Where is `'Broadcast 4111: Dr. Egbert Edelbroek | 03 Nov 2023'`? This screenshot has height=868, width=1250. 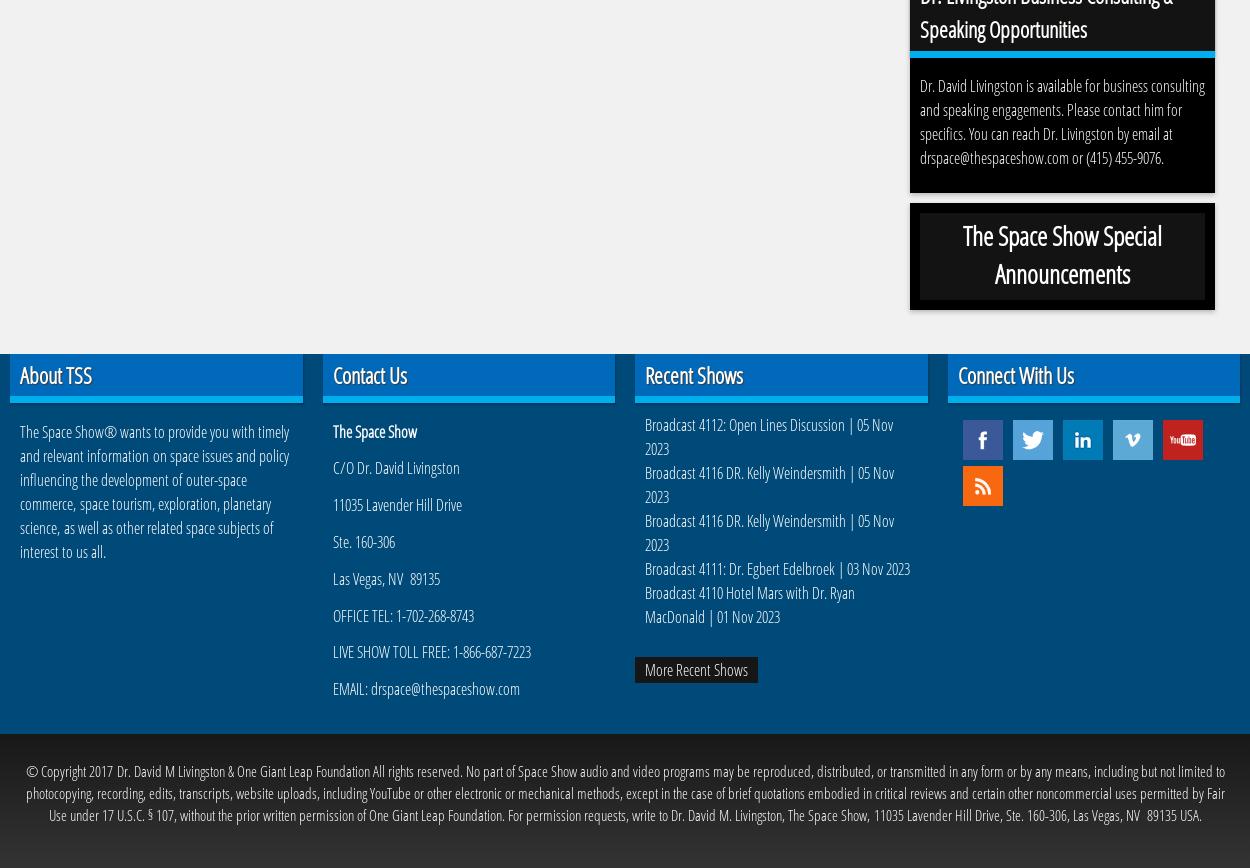
'Broadcast 4111: Dr. Egbert Edelbroek | 03 Nov 2023' is located at coordinates (645, 568).